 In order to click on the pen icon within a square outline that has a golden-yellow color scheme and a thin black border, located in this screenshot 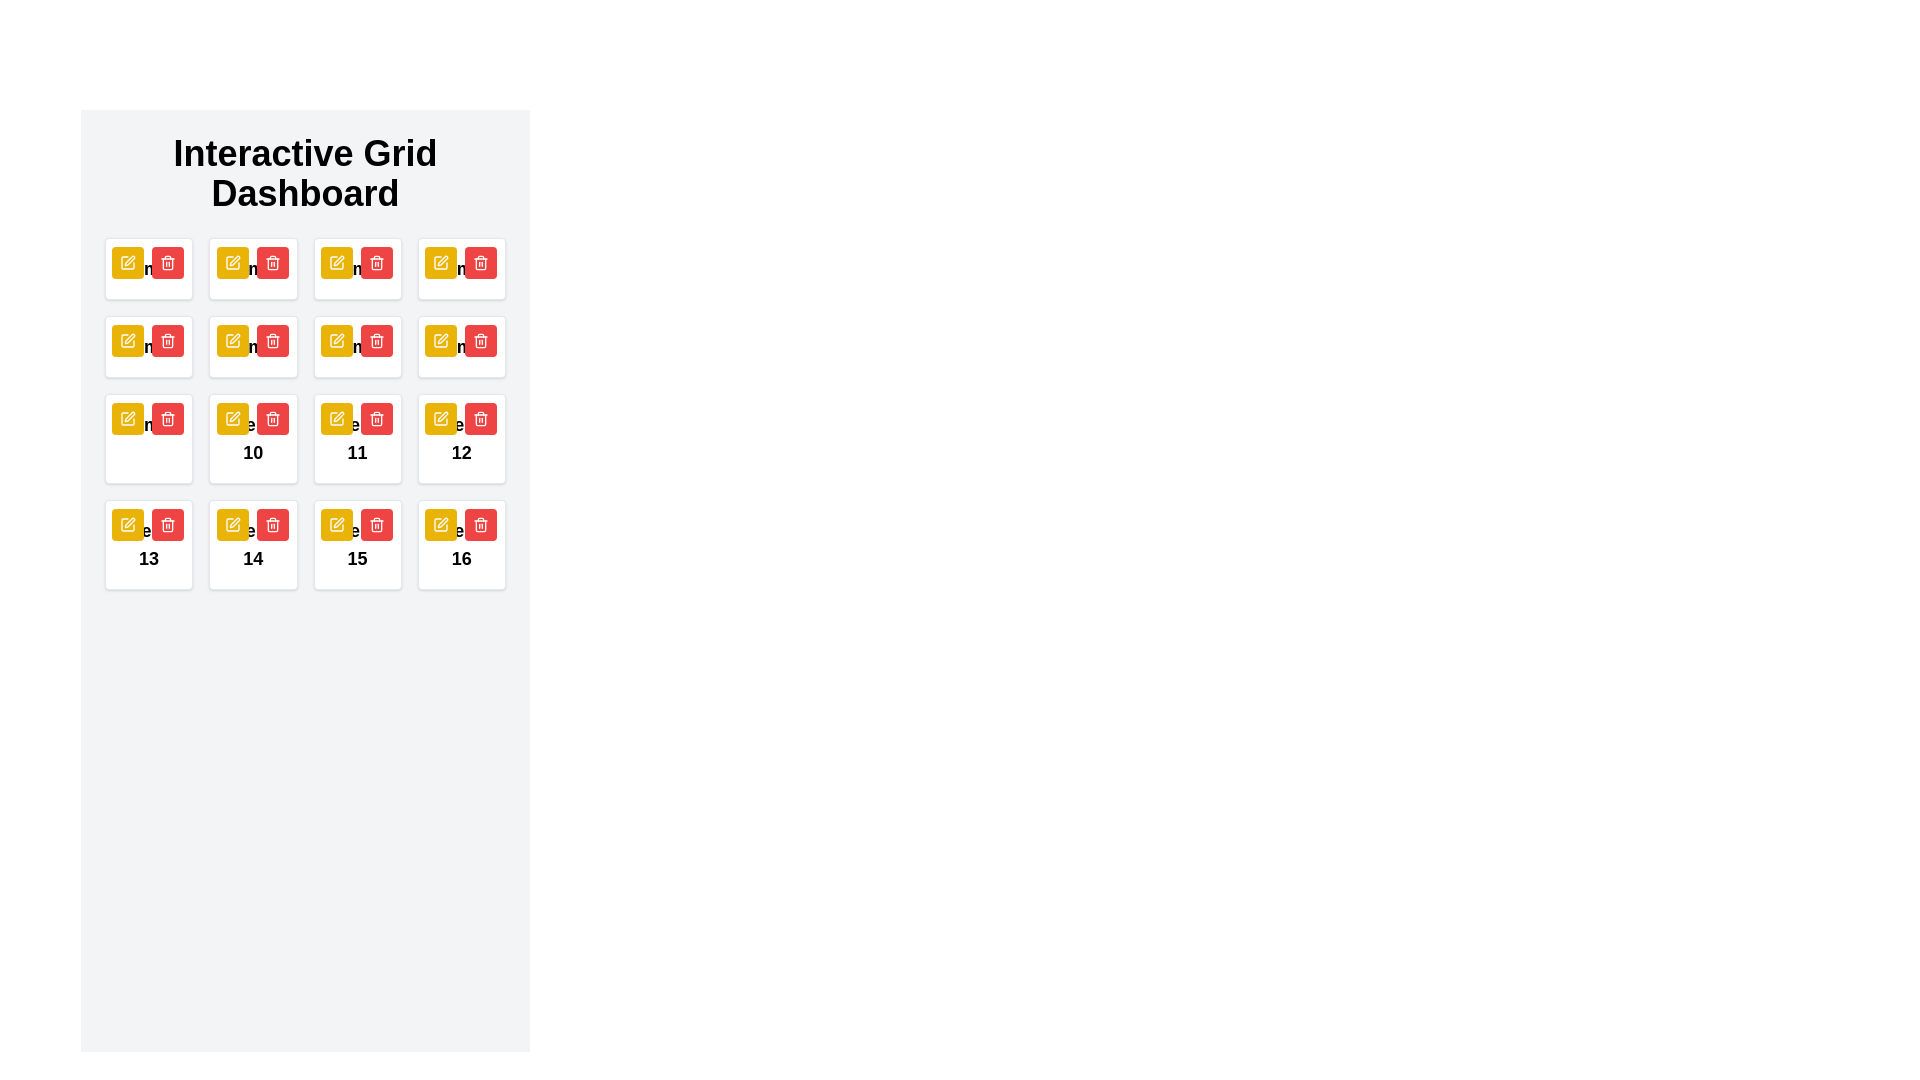, I will do `click(441, 522)`.